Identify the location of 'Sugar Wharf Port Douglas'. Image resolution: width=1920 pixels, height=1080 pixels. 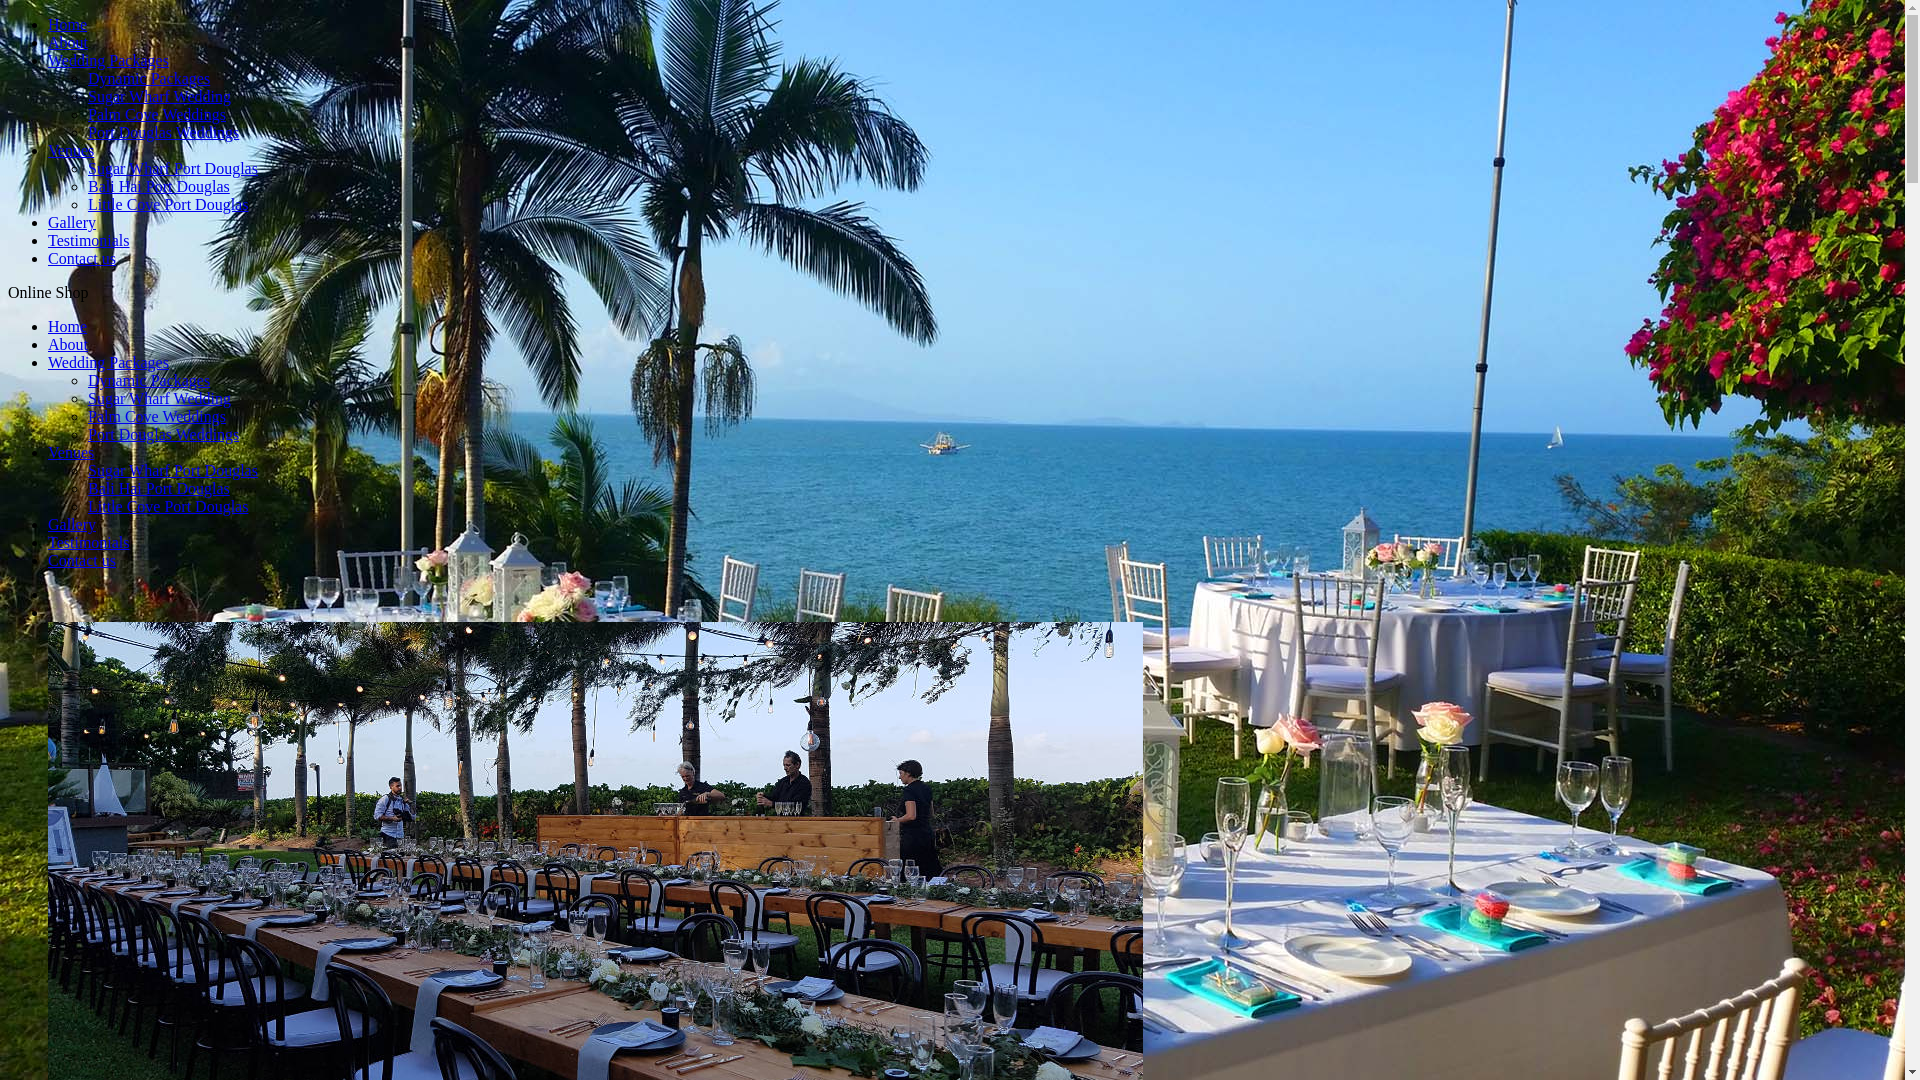
(172, 470).